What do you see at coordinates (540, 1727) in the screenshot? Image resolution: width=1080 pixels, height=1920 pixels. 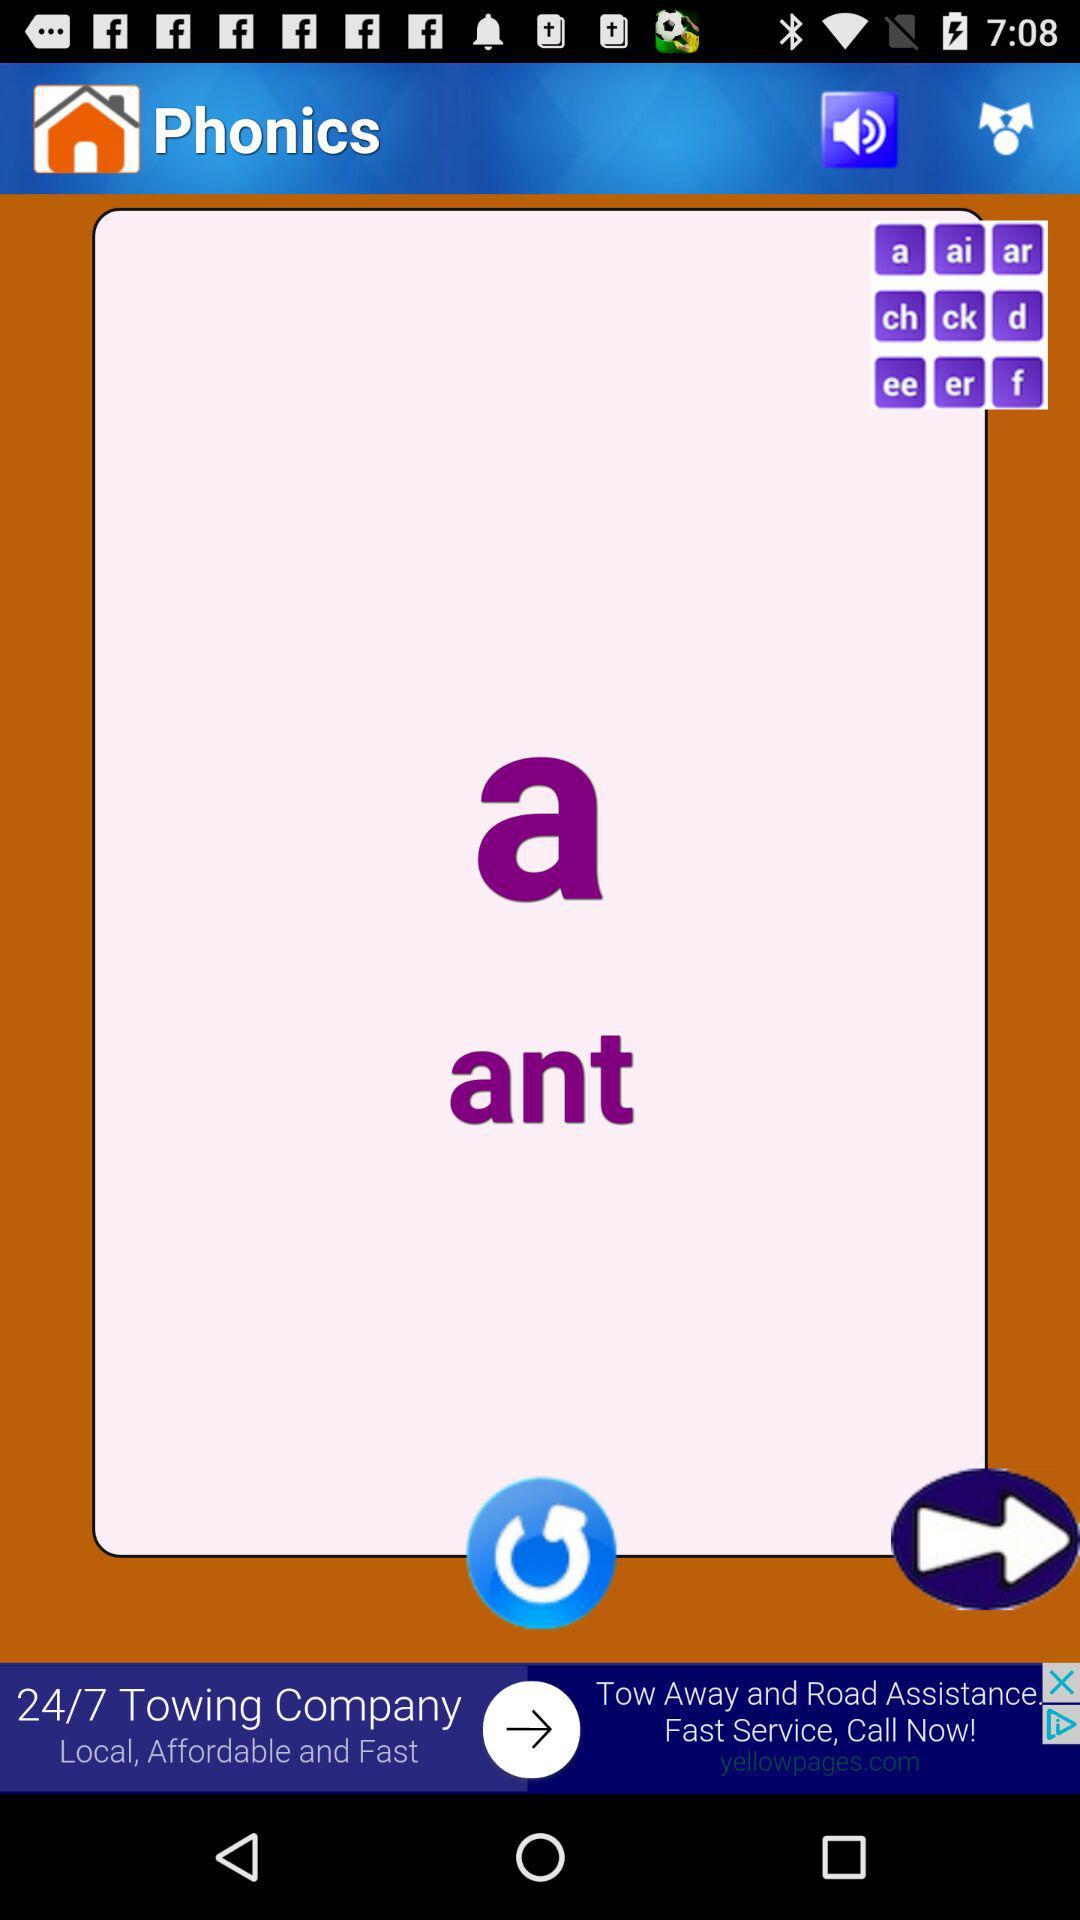 I see `advertisement` at bounding box center [540, 1727].